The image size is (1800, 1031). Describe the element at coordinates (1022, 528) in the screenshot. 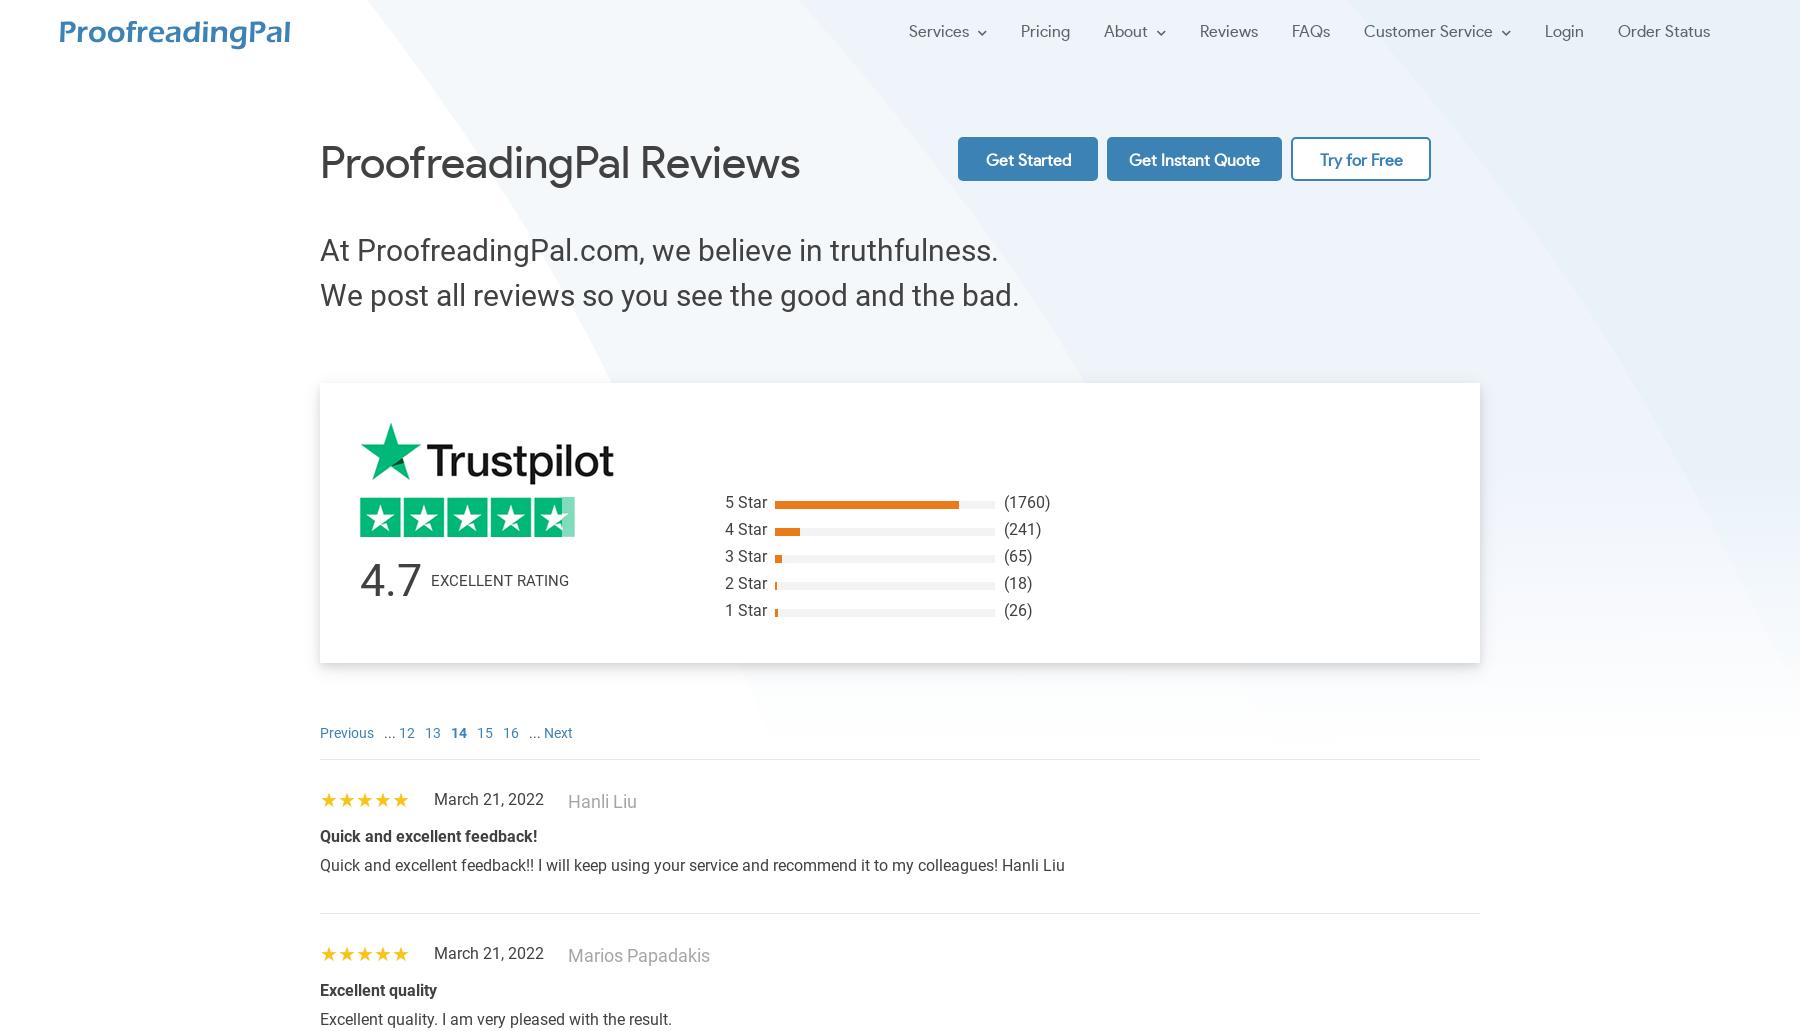

I see `'(241)'` at that location.